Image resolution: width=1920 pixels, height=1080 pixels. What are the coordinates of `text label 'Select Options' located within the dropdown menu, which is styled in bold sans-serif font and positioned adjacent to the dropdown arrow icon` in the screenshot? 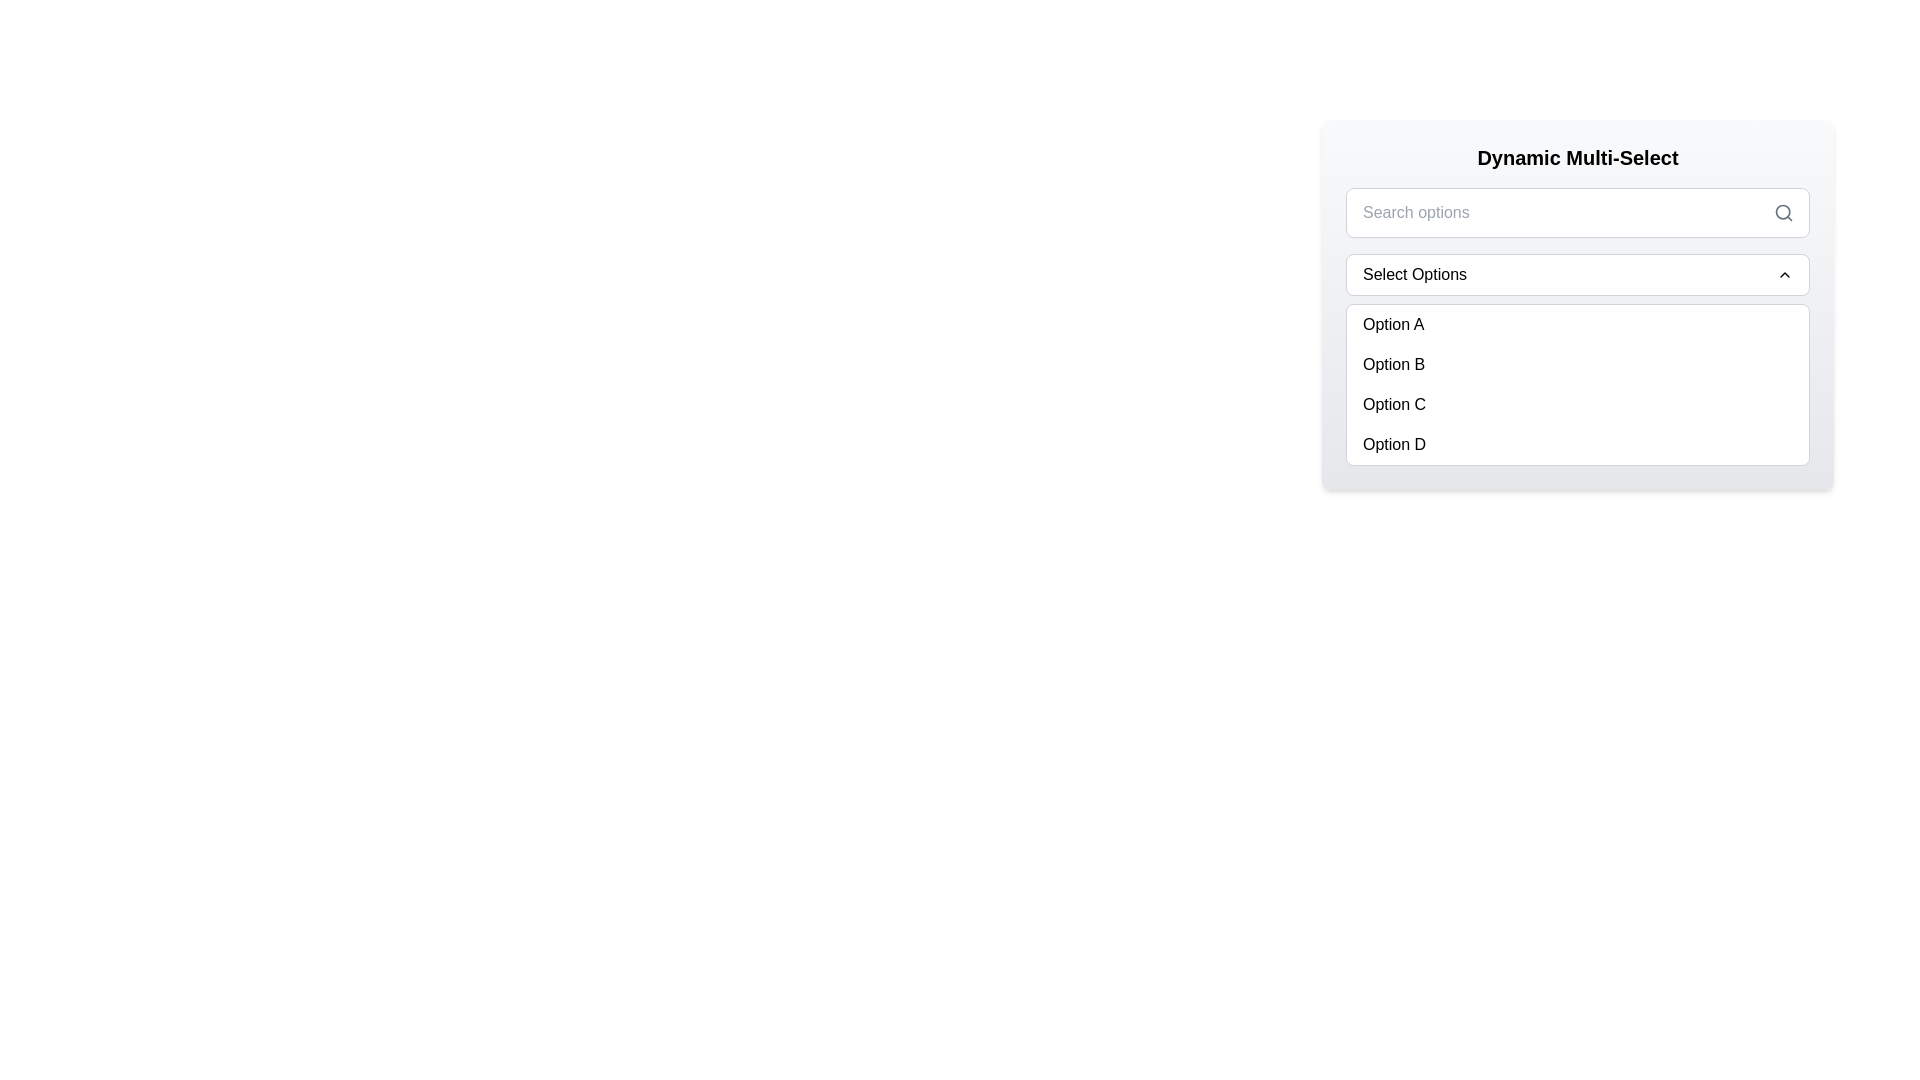 It's located at (1414, 274).